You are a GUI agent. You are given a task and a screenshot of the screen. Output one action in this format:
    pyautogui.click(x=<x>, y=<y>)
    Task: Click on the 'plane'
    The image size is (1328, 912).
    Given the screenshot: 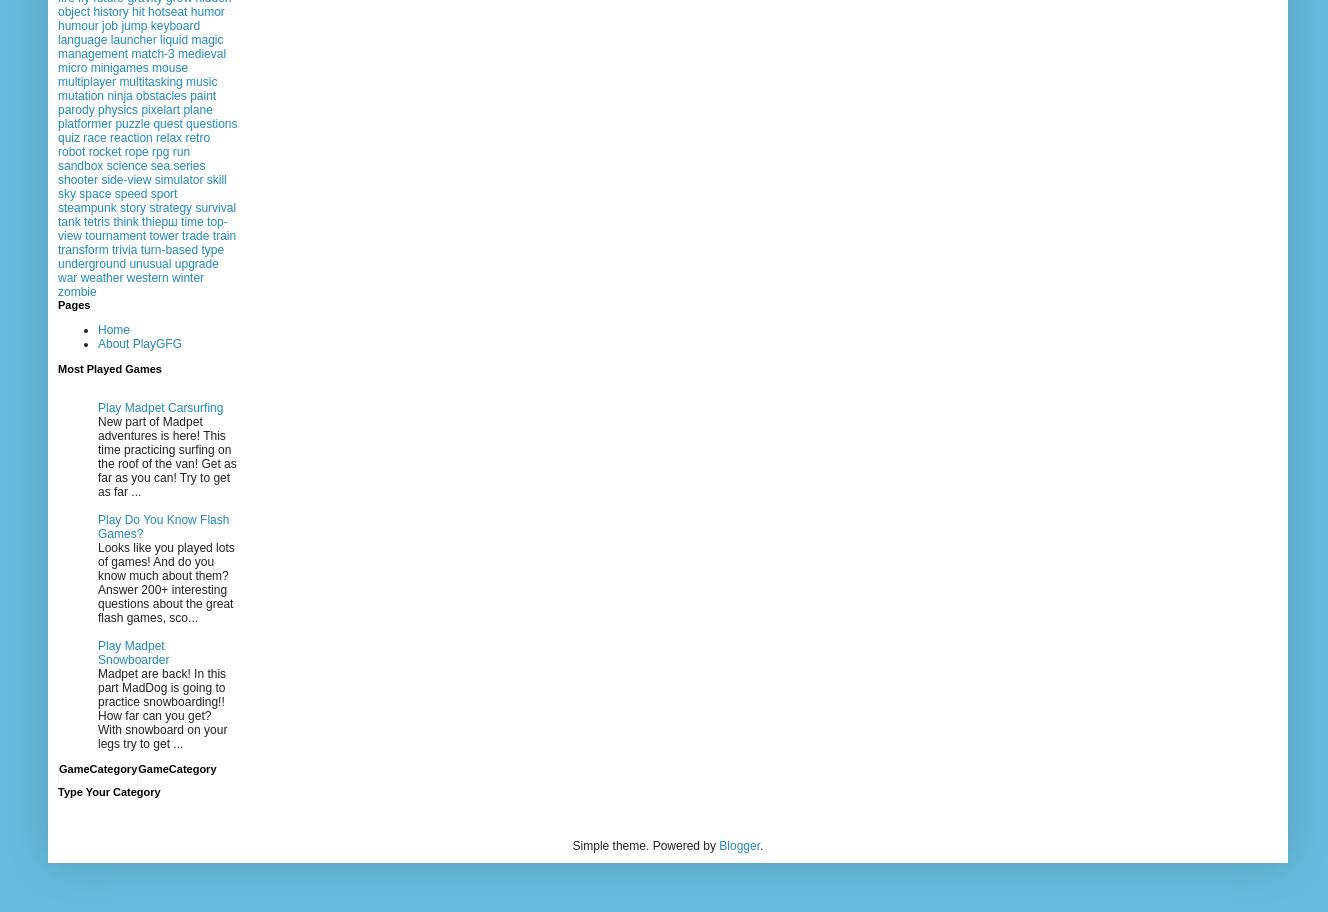 What is the action you would take?
    pyautogui.click(x=197, y=109)
    